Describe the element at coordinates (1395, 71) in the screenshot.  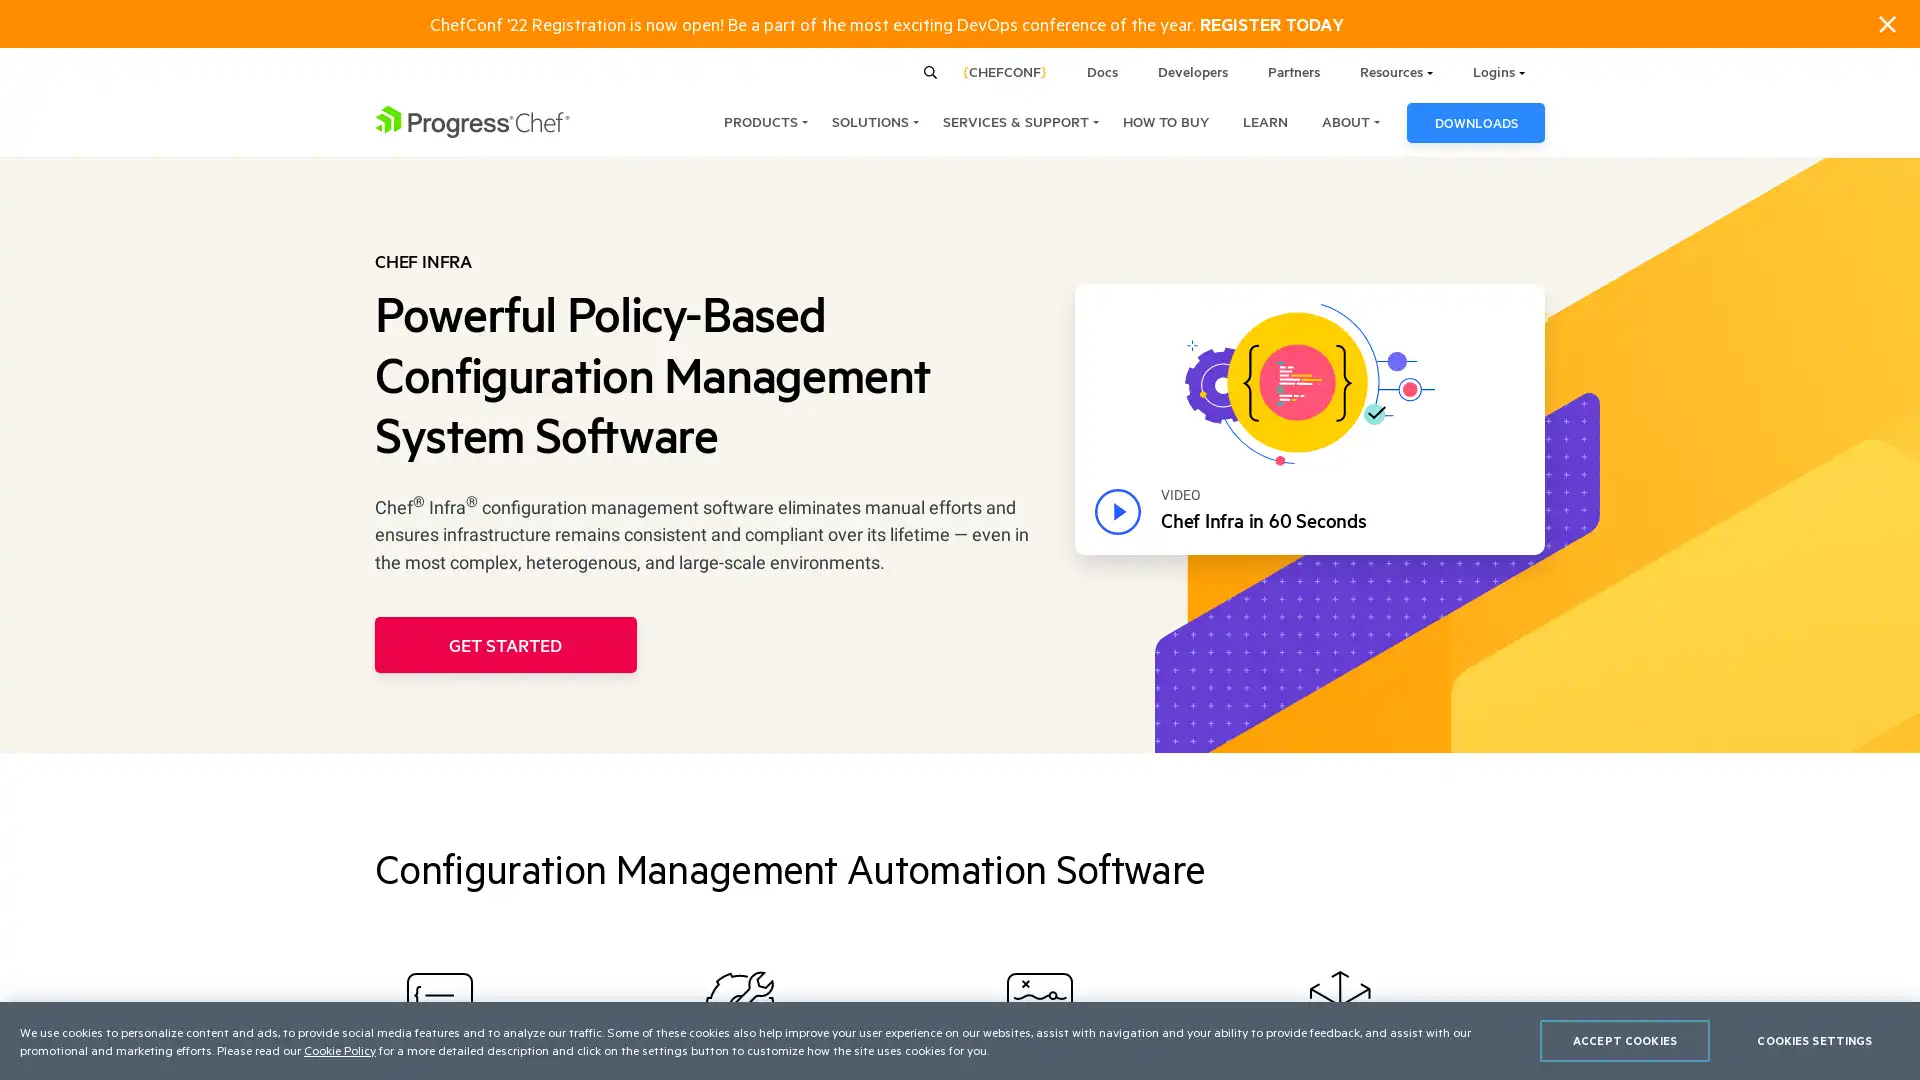
I see `Resources` at that location.